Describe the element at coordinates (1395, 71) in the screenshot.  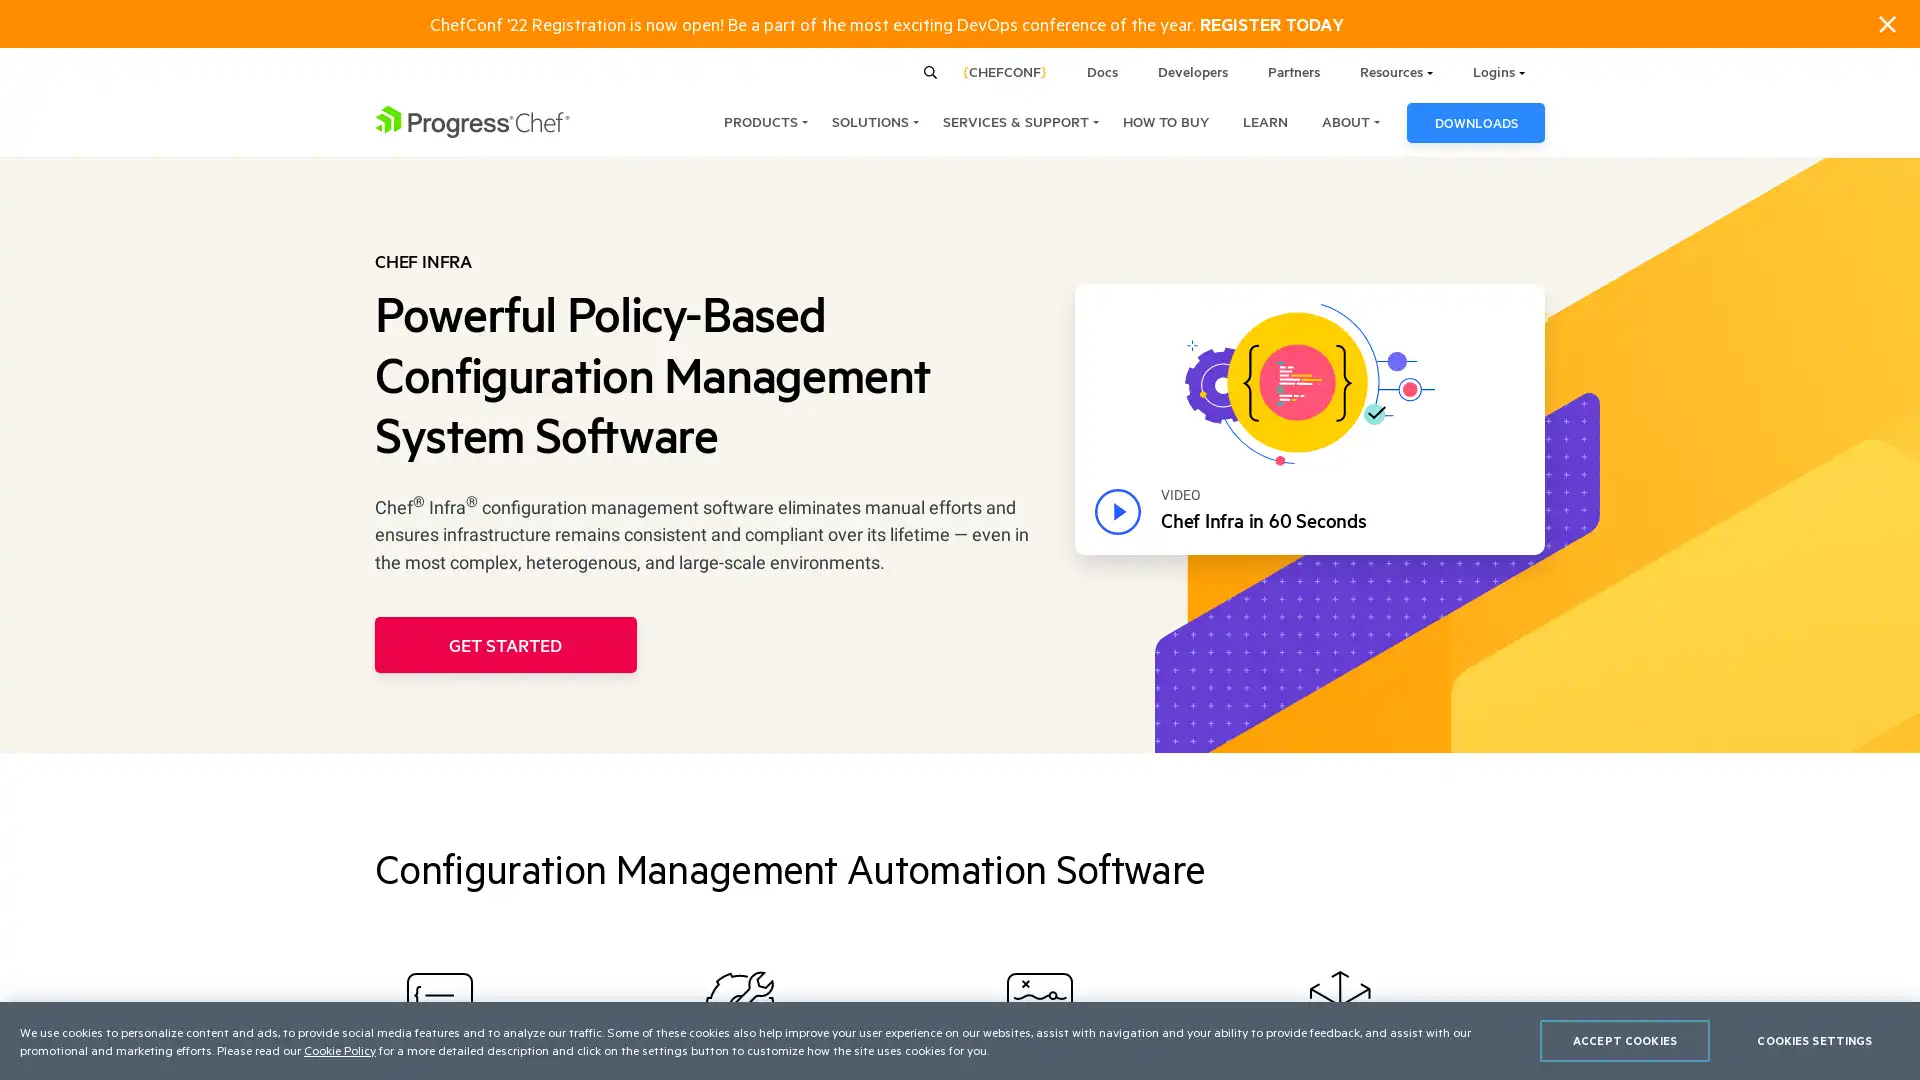
I see `Resources` at that location.